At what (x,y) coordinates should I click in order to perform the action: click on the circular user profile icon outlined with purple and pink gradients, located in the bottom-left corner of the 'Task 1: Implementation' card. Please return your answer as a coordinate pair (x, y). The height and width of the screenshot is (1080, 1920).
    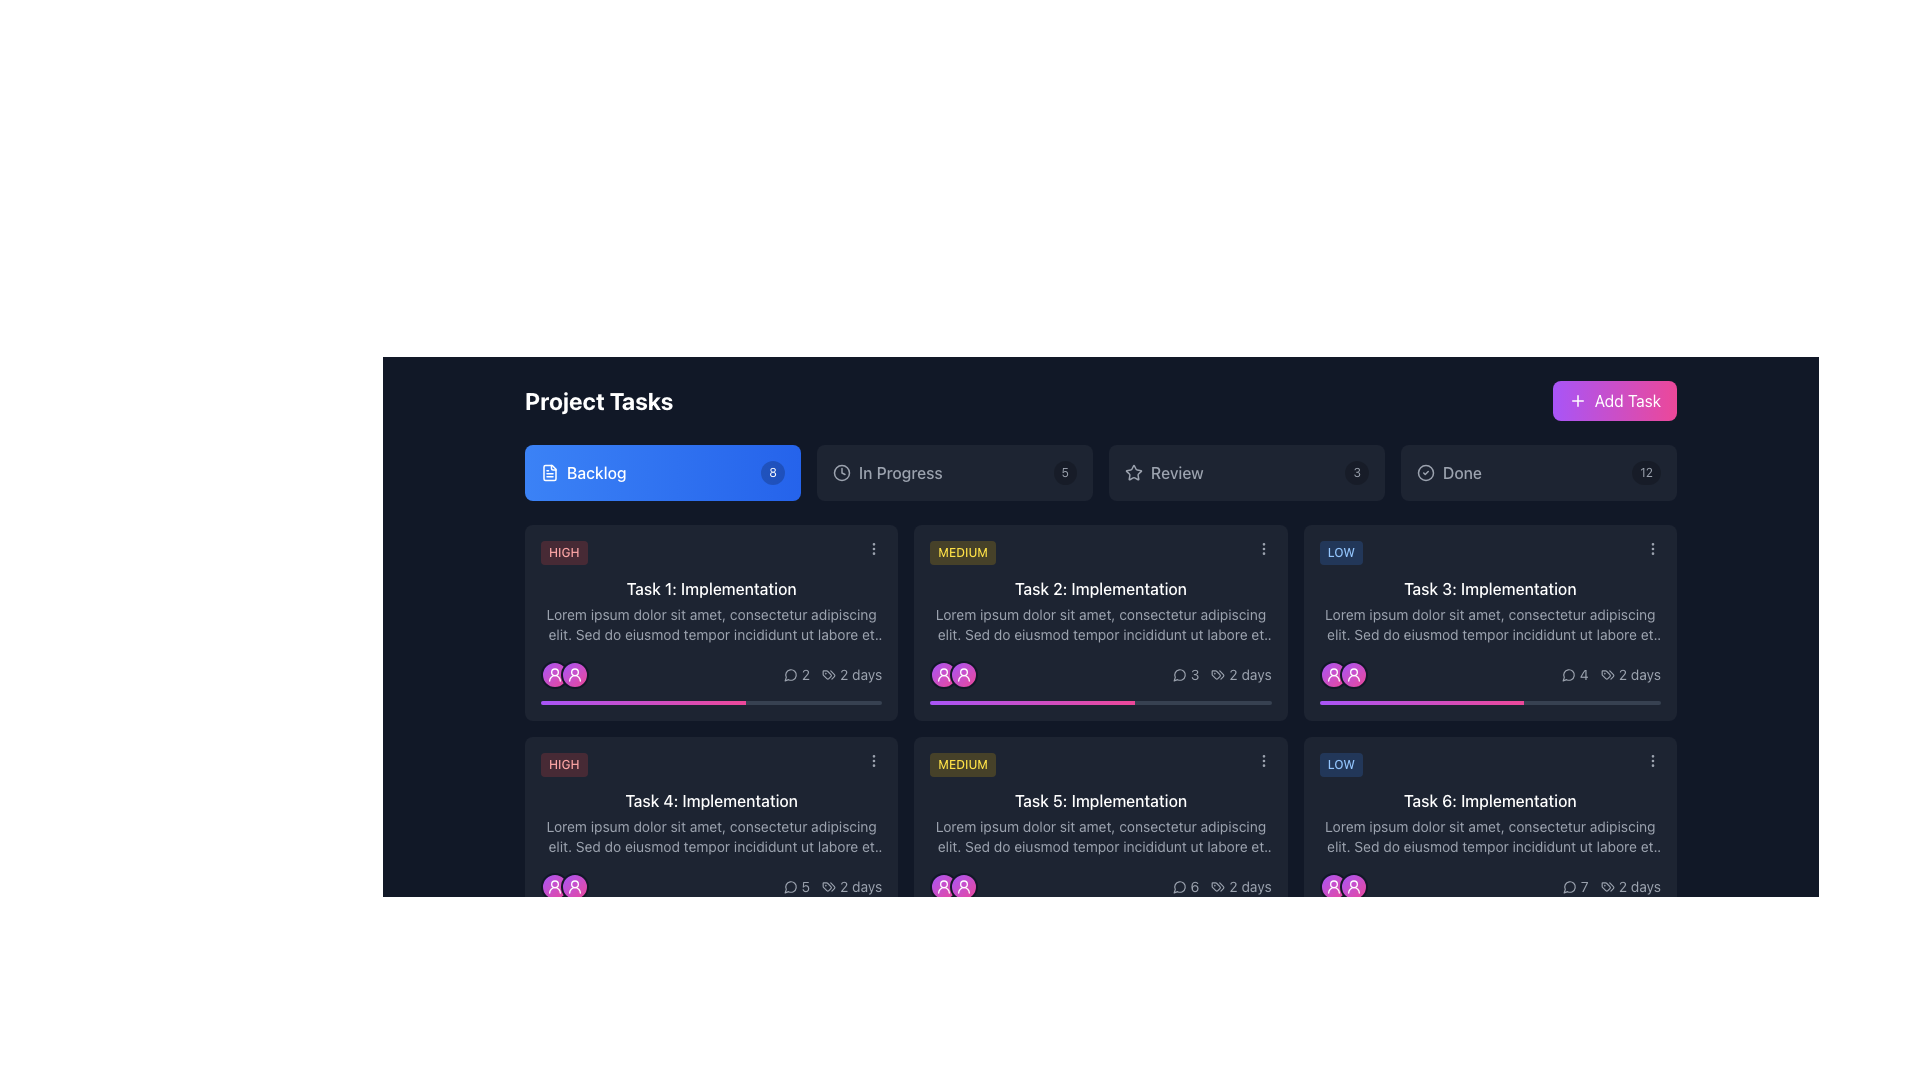
    Looking at the image, I should click on (555, 675).